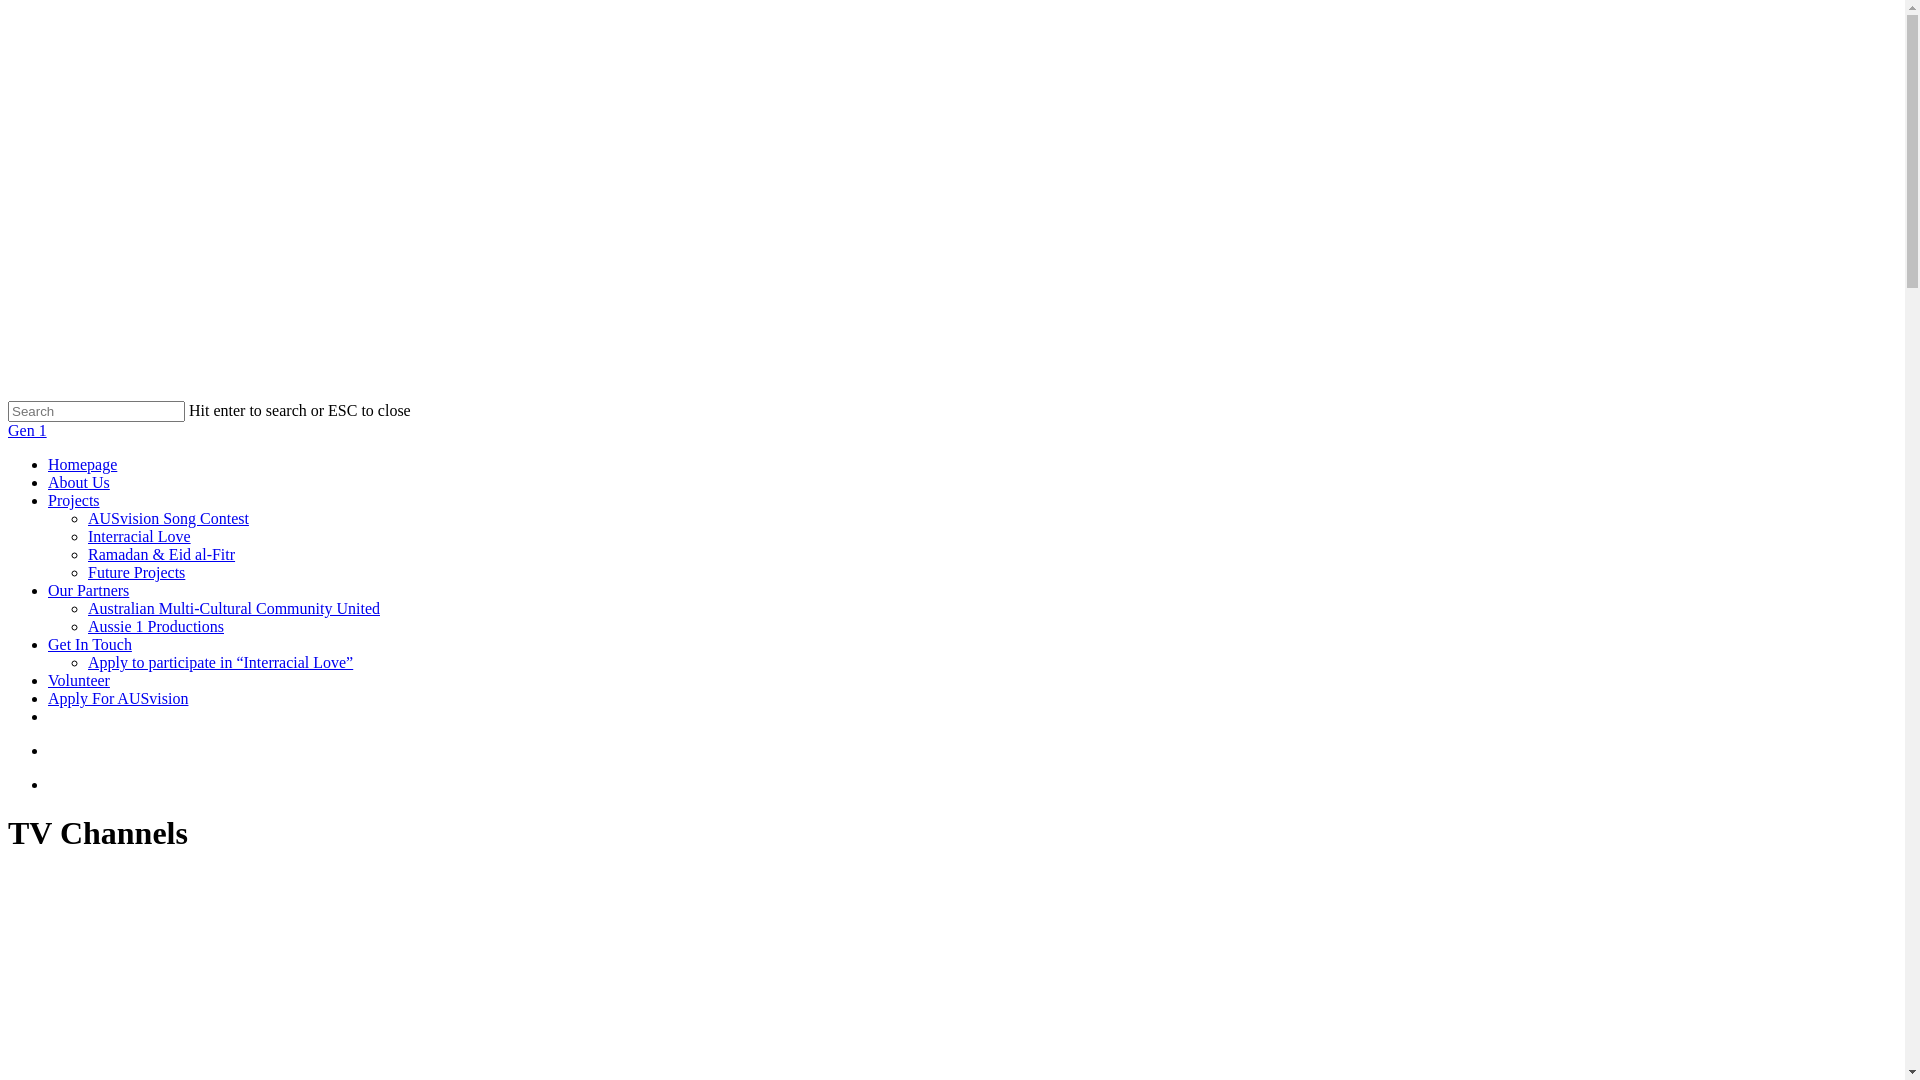 The image size is (1920, 1080). What do you see at coordinates (138, 535) in the screenshot?
I see `'Interracial Love'` at bounding box center [138, 535].